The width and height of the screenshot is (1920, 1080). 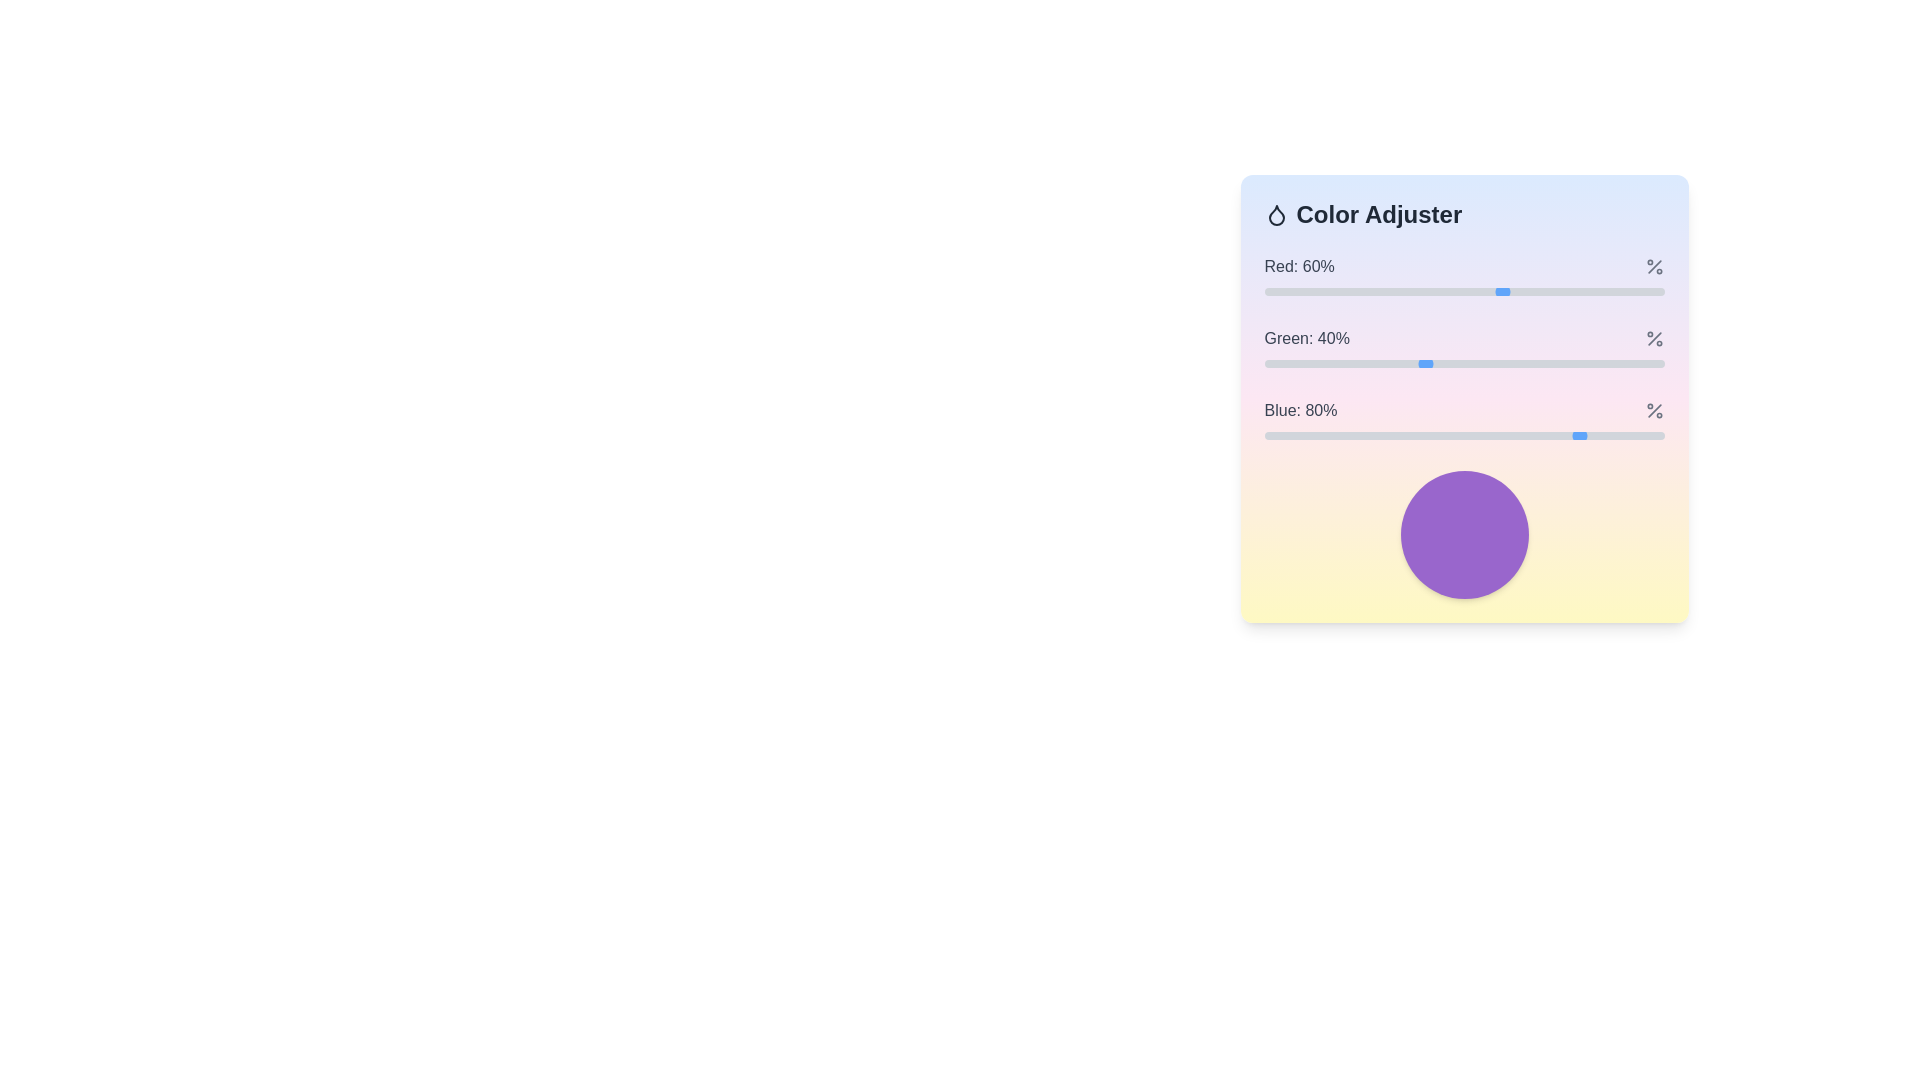 I want to click on the text of the 'red: 60%' indicator, so click(x=1263, y=253).